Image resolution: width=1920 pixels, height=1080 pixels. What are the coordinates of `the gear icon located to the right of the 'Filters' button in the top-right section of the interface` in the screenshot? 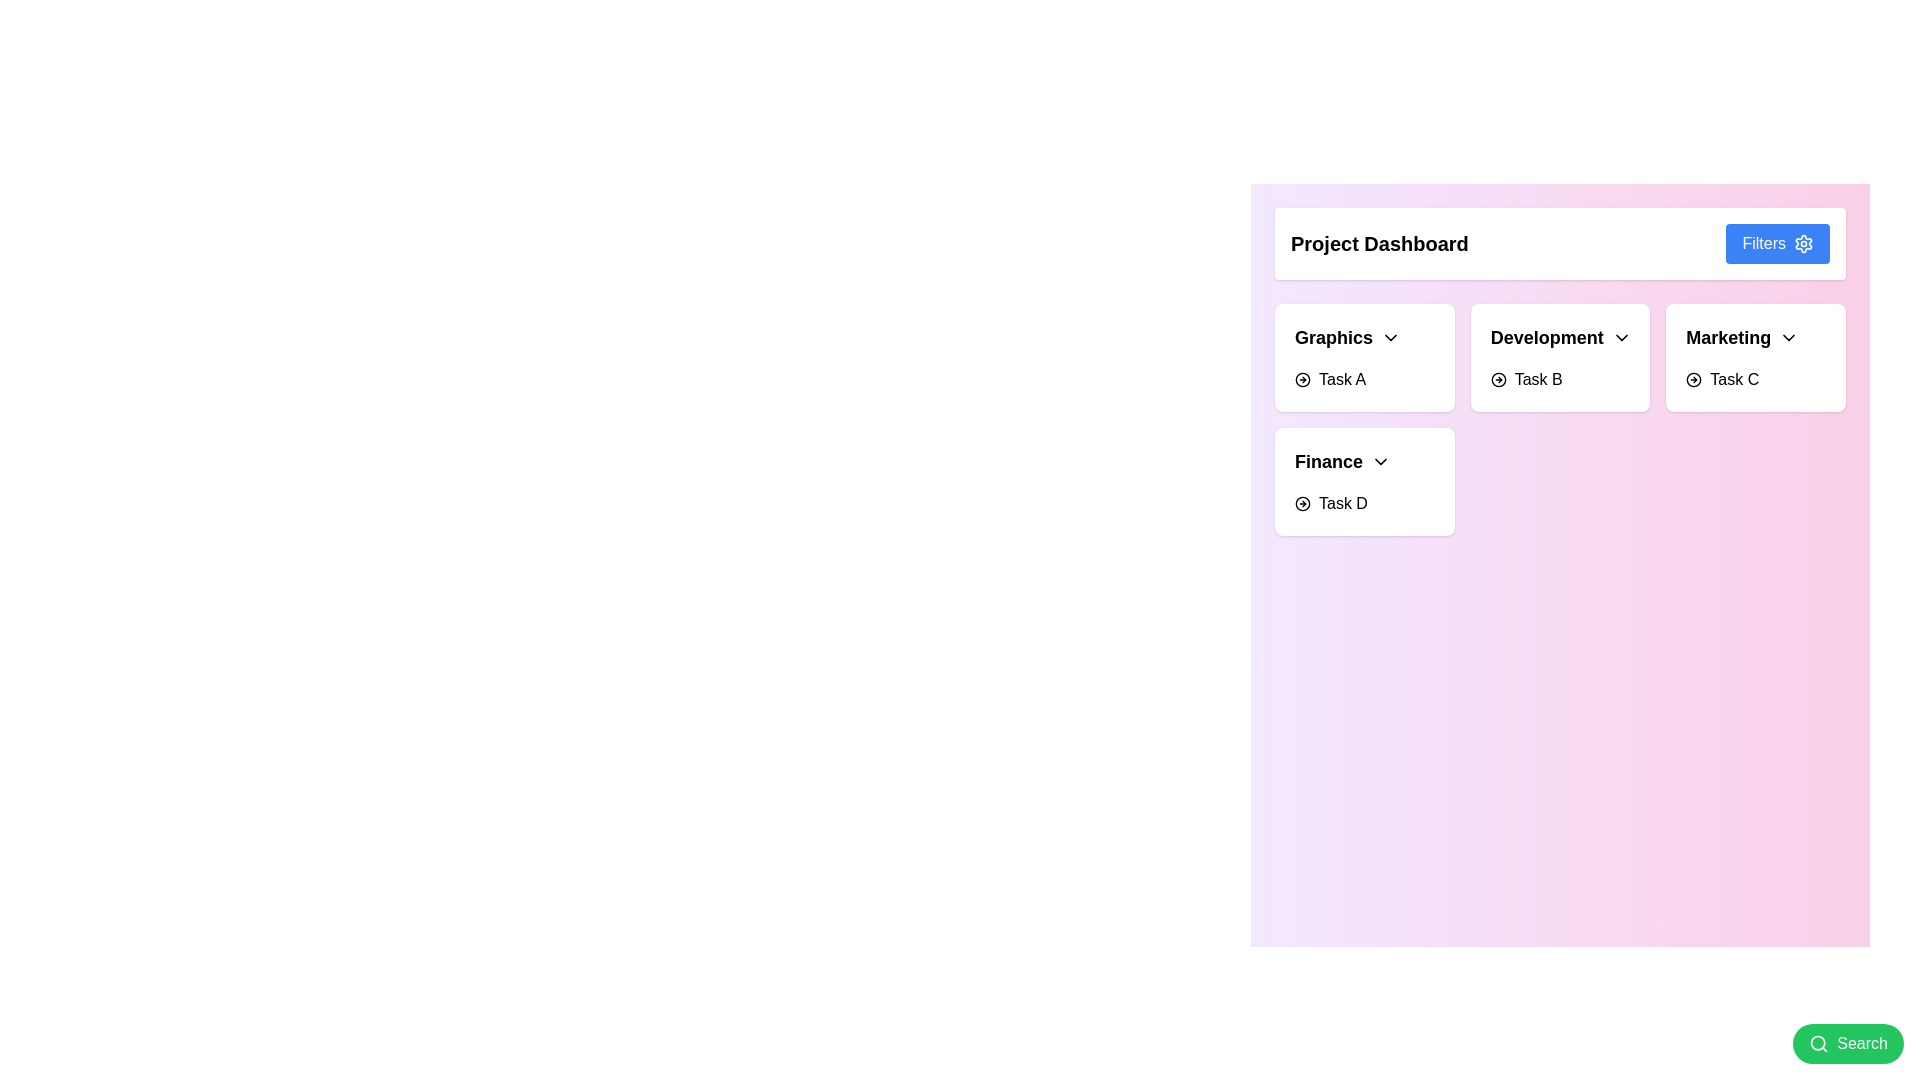 It's located at (1804, 242).